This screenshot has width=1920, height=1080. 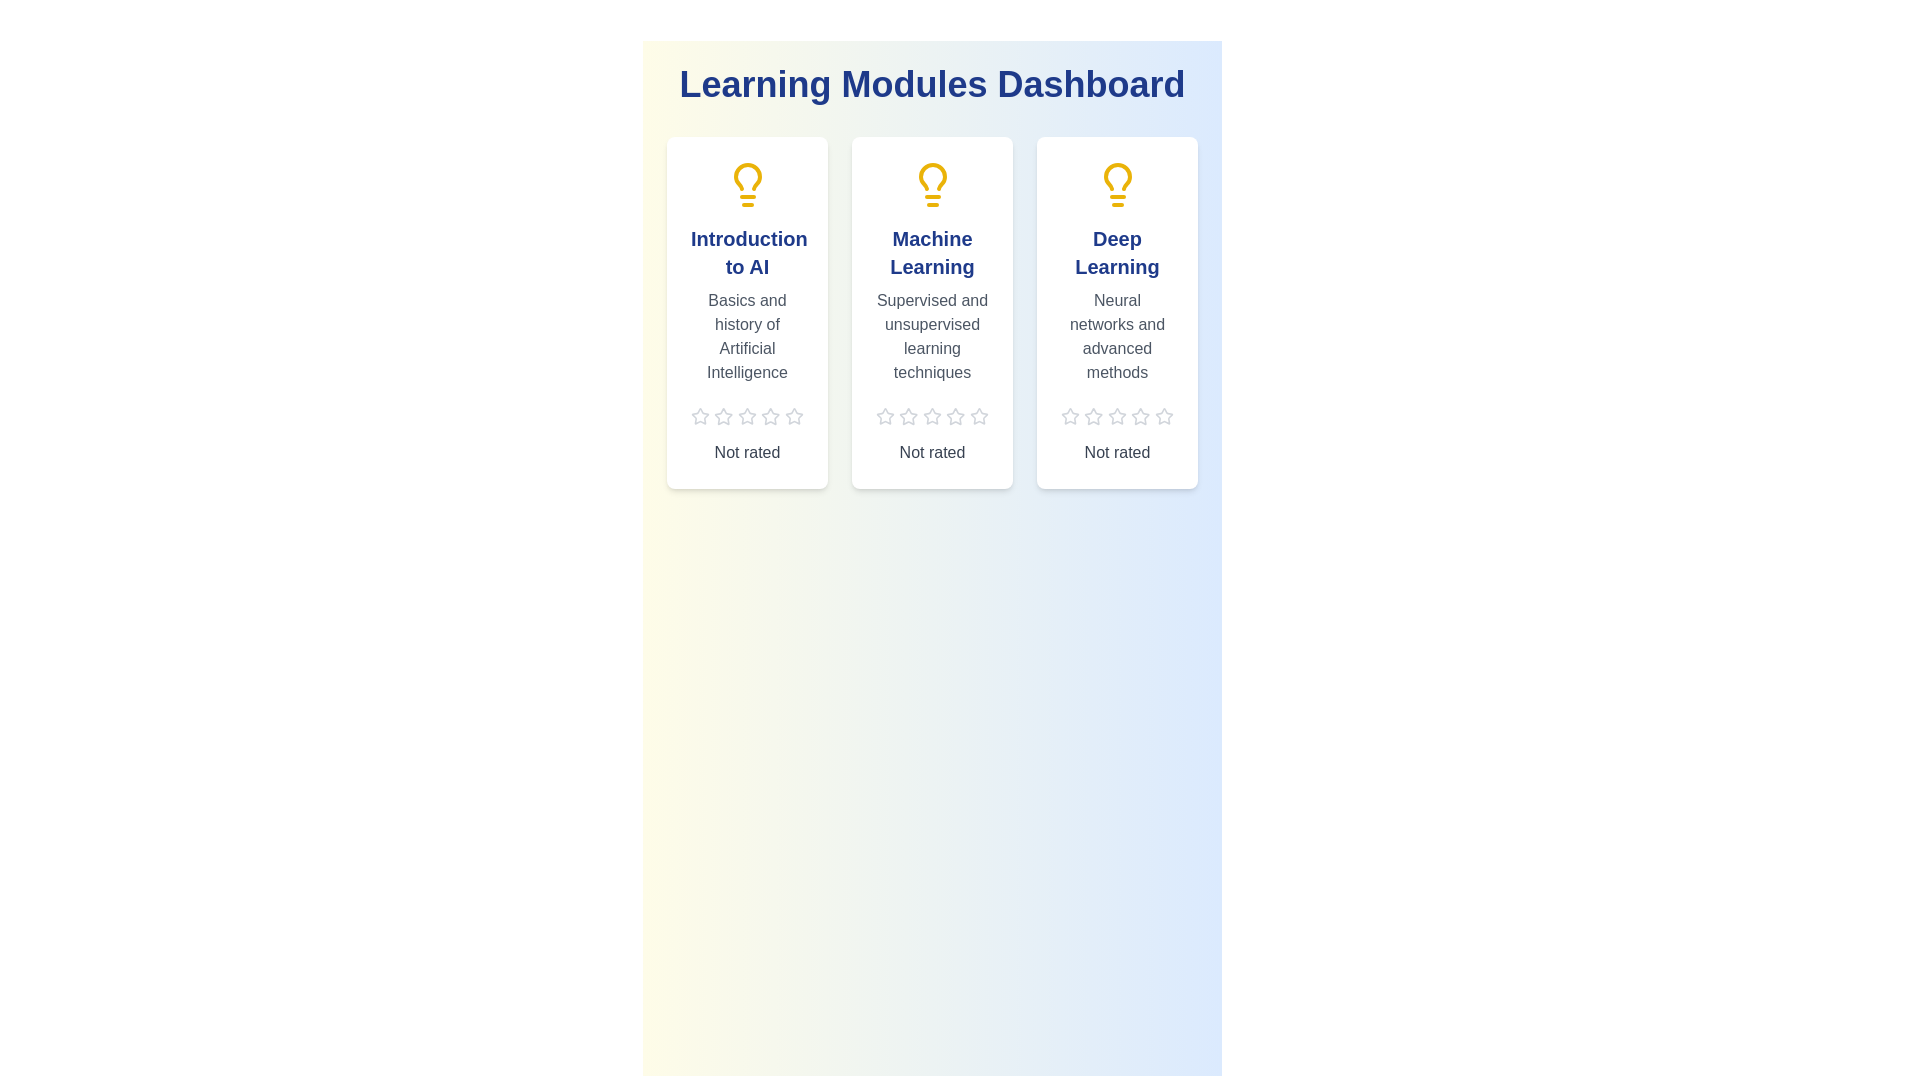 I want to click on the star corresponding to 1 stars to preview the rating, so click(x=700, y=415).